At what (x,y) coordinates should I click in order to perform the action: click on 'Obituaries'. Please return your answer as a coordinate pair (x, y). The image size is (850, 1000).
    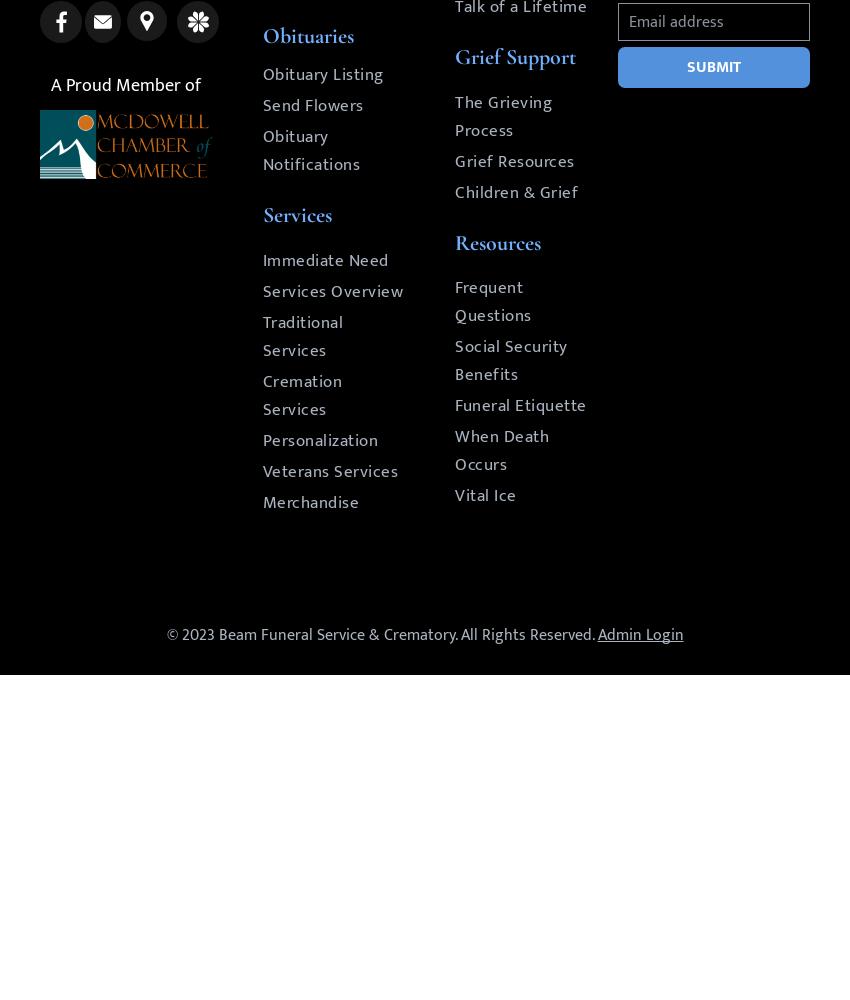
    Looking at the image, I should click on (260, 35).